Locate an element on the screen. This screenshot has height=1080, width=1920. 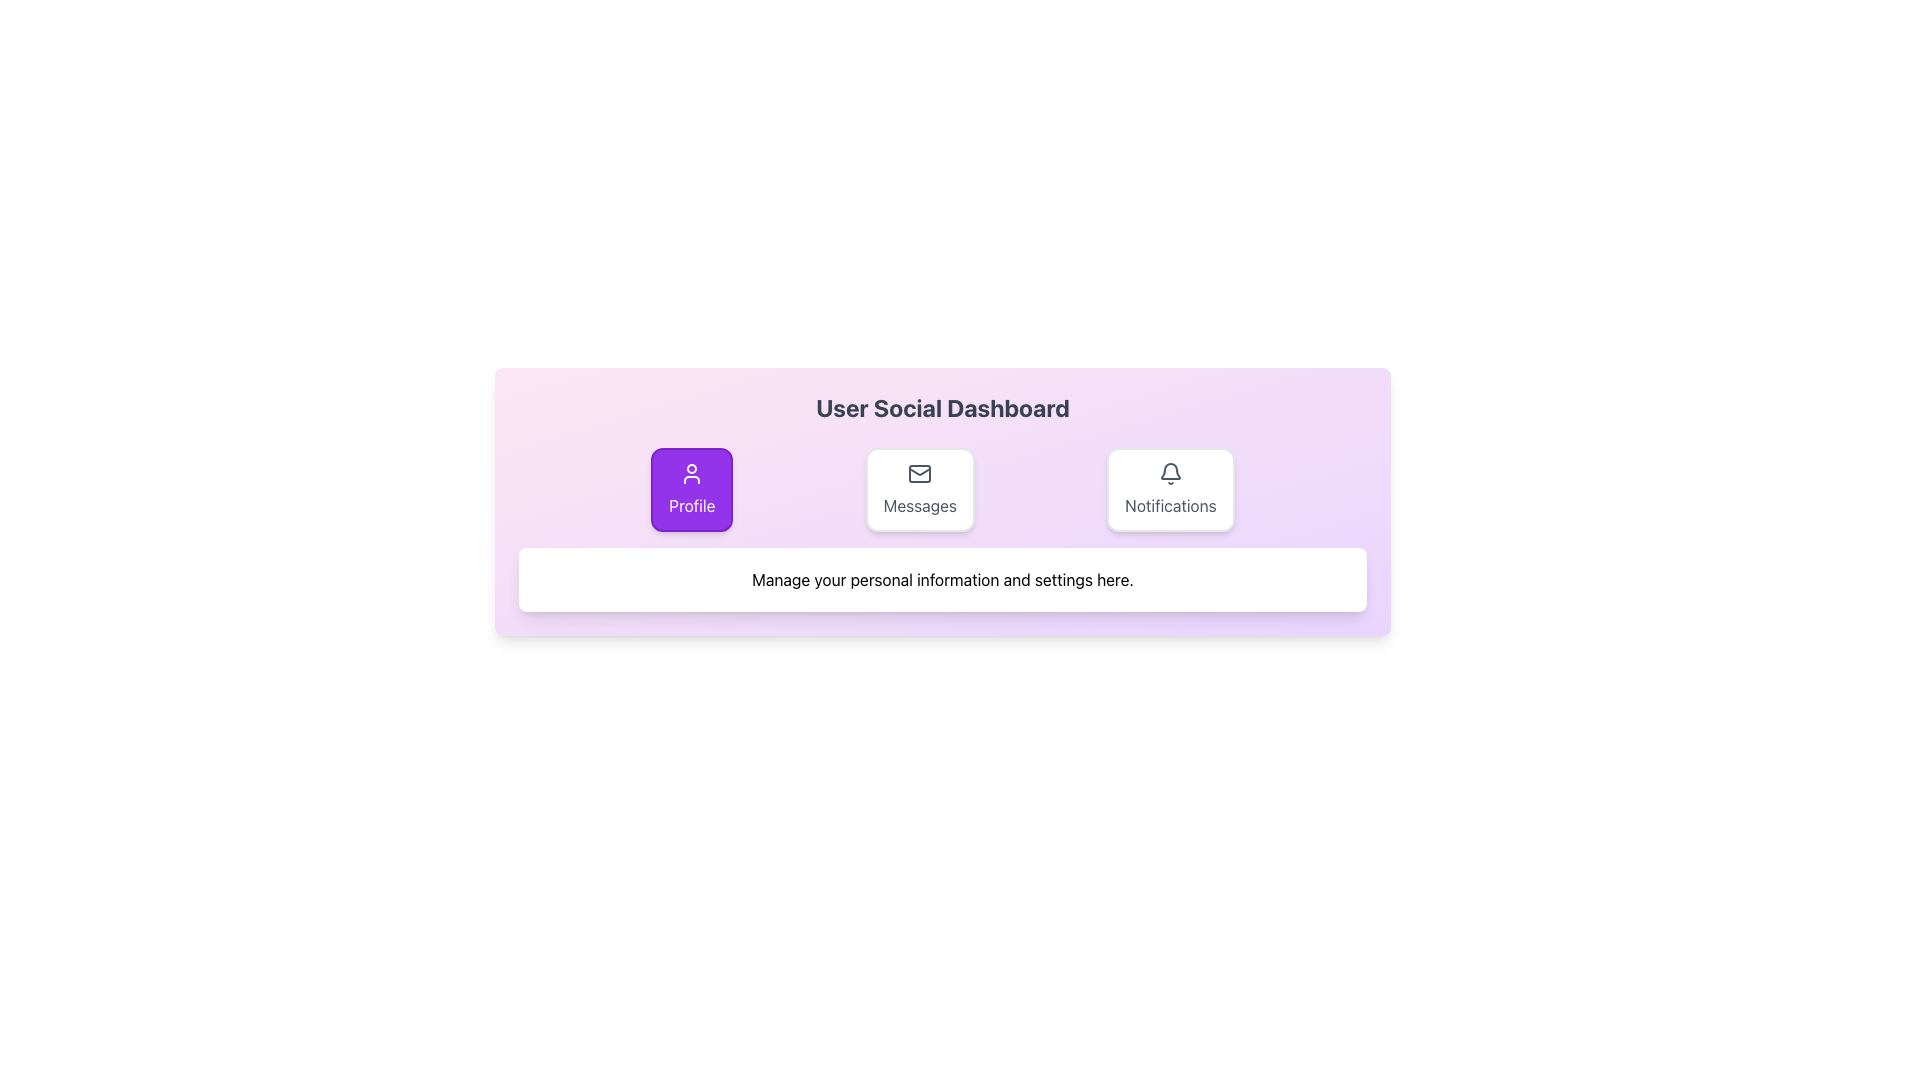
the Messages icon, which visually represents an envelope and indicates mail or messaging functionality is located at coordinates (919, 471).